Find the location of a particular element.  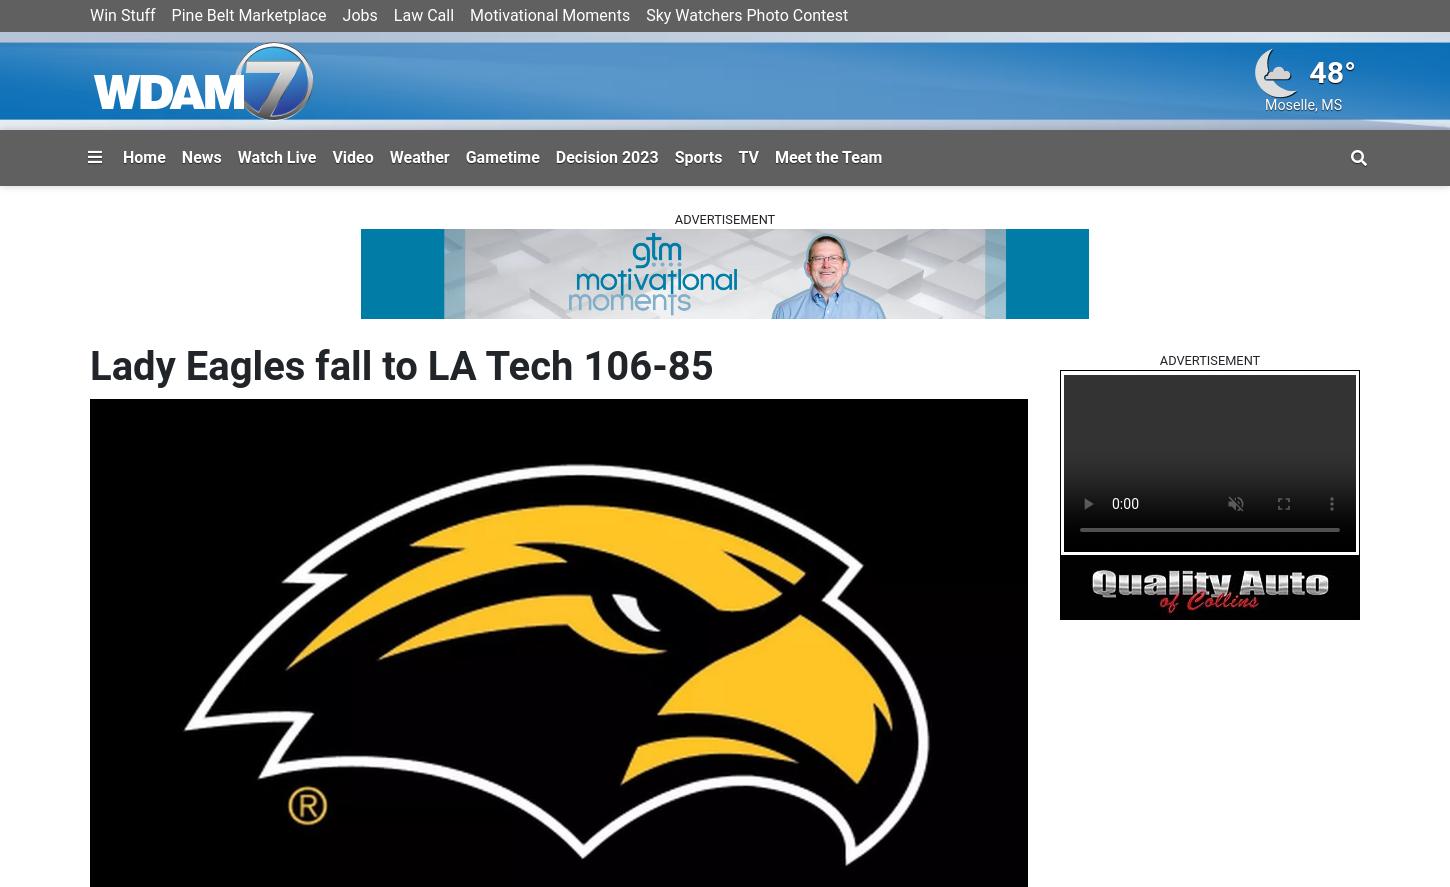

'Gametime' is located at coordinates (464, 155).